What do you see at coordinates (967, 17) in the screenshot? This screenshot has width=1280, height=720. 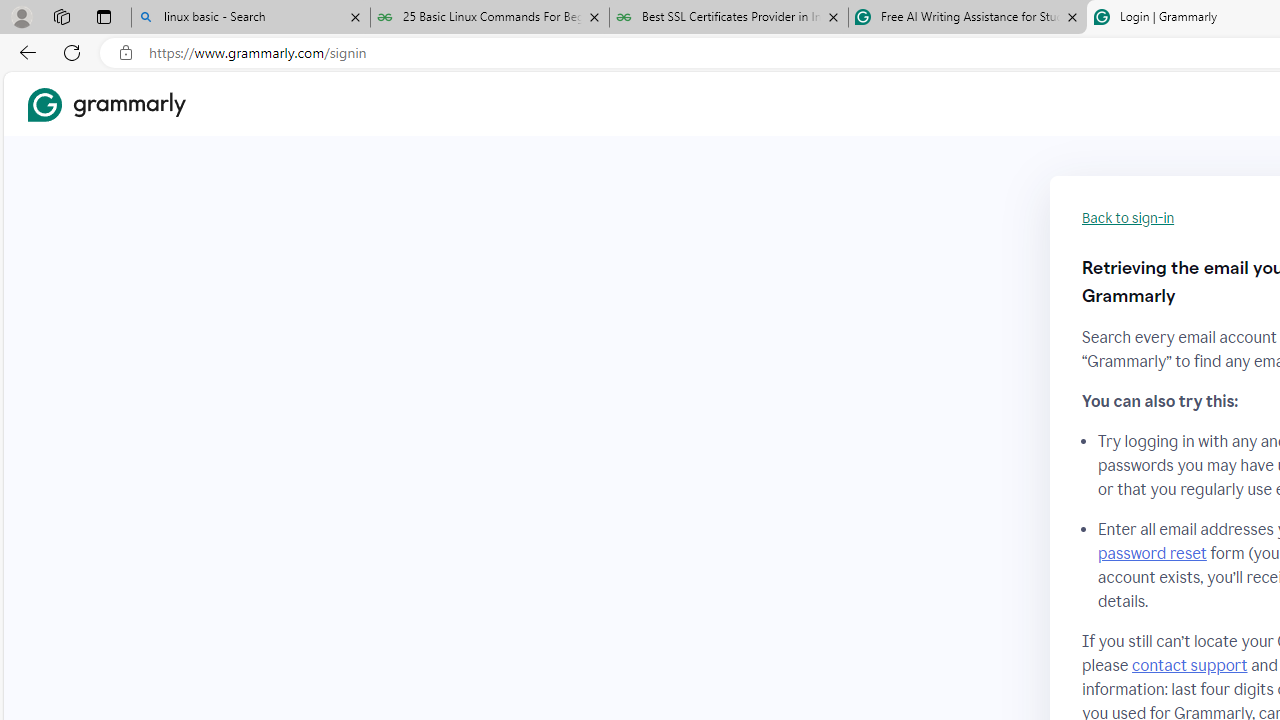 I see `'Free AI Writing Assistance for Students | Grammarly'` at bounding box center [967, 17].